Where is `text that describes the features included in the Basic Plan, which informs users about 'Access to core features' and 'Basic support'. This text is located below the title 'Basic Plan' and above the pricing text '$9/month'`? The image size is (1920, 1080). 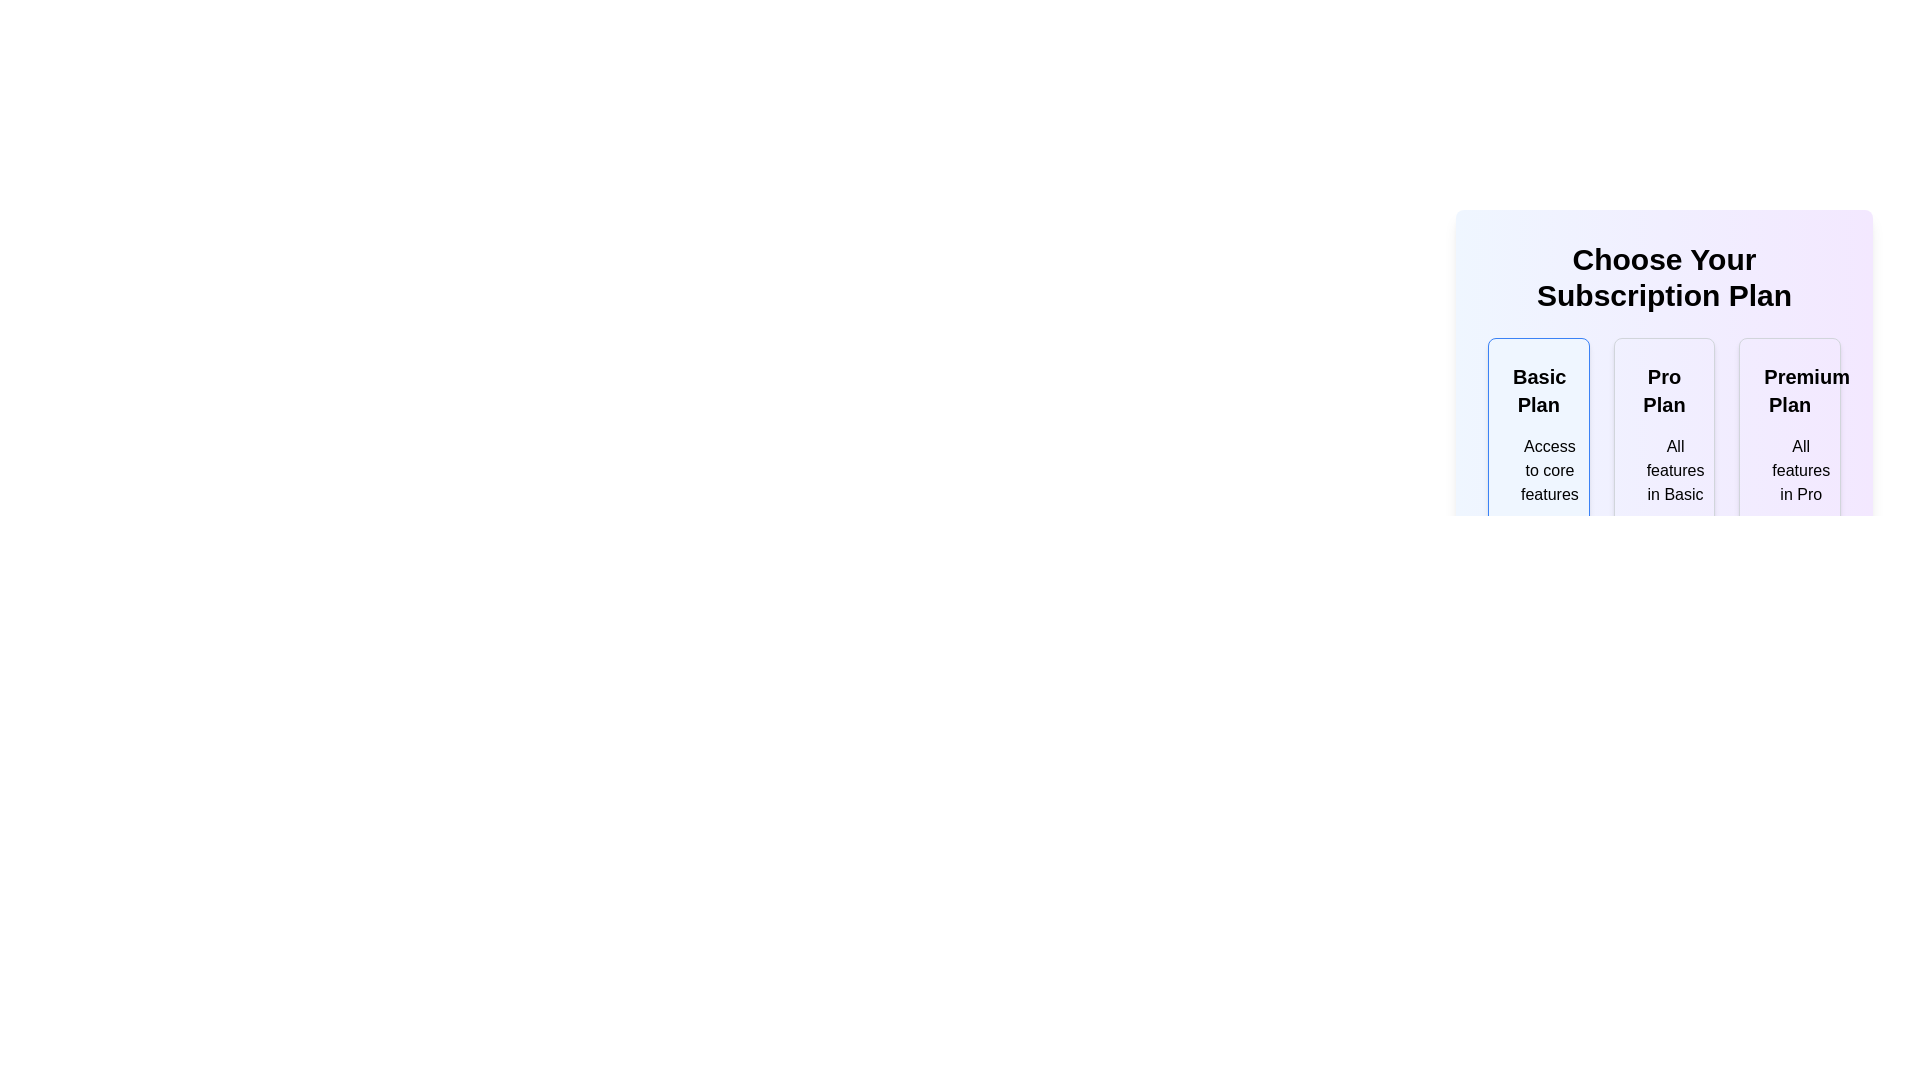
text that describes the features included in the Basic Plan, which informs users about 'Access to core features' and 'Basic support'. This text is located below the title 'Basic Plan' and above the pricing text '$9/month' is located at coordinates (1537, 497).